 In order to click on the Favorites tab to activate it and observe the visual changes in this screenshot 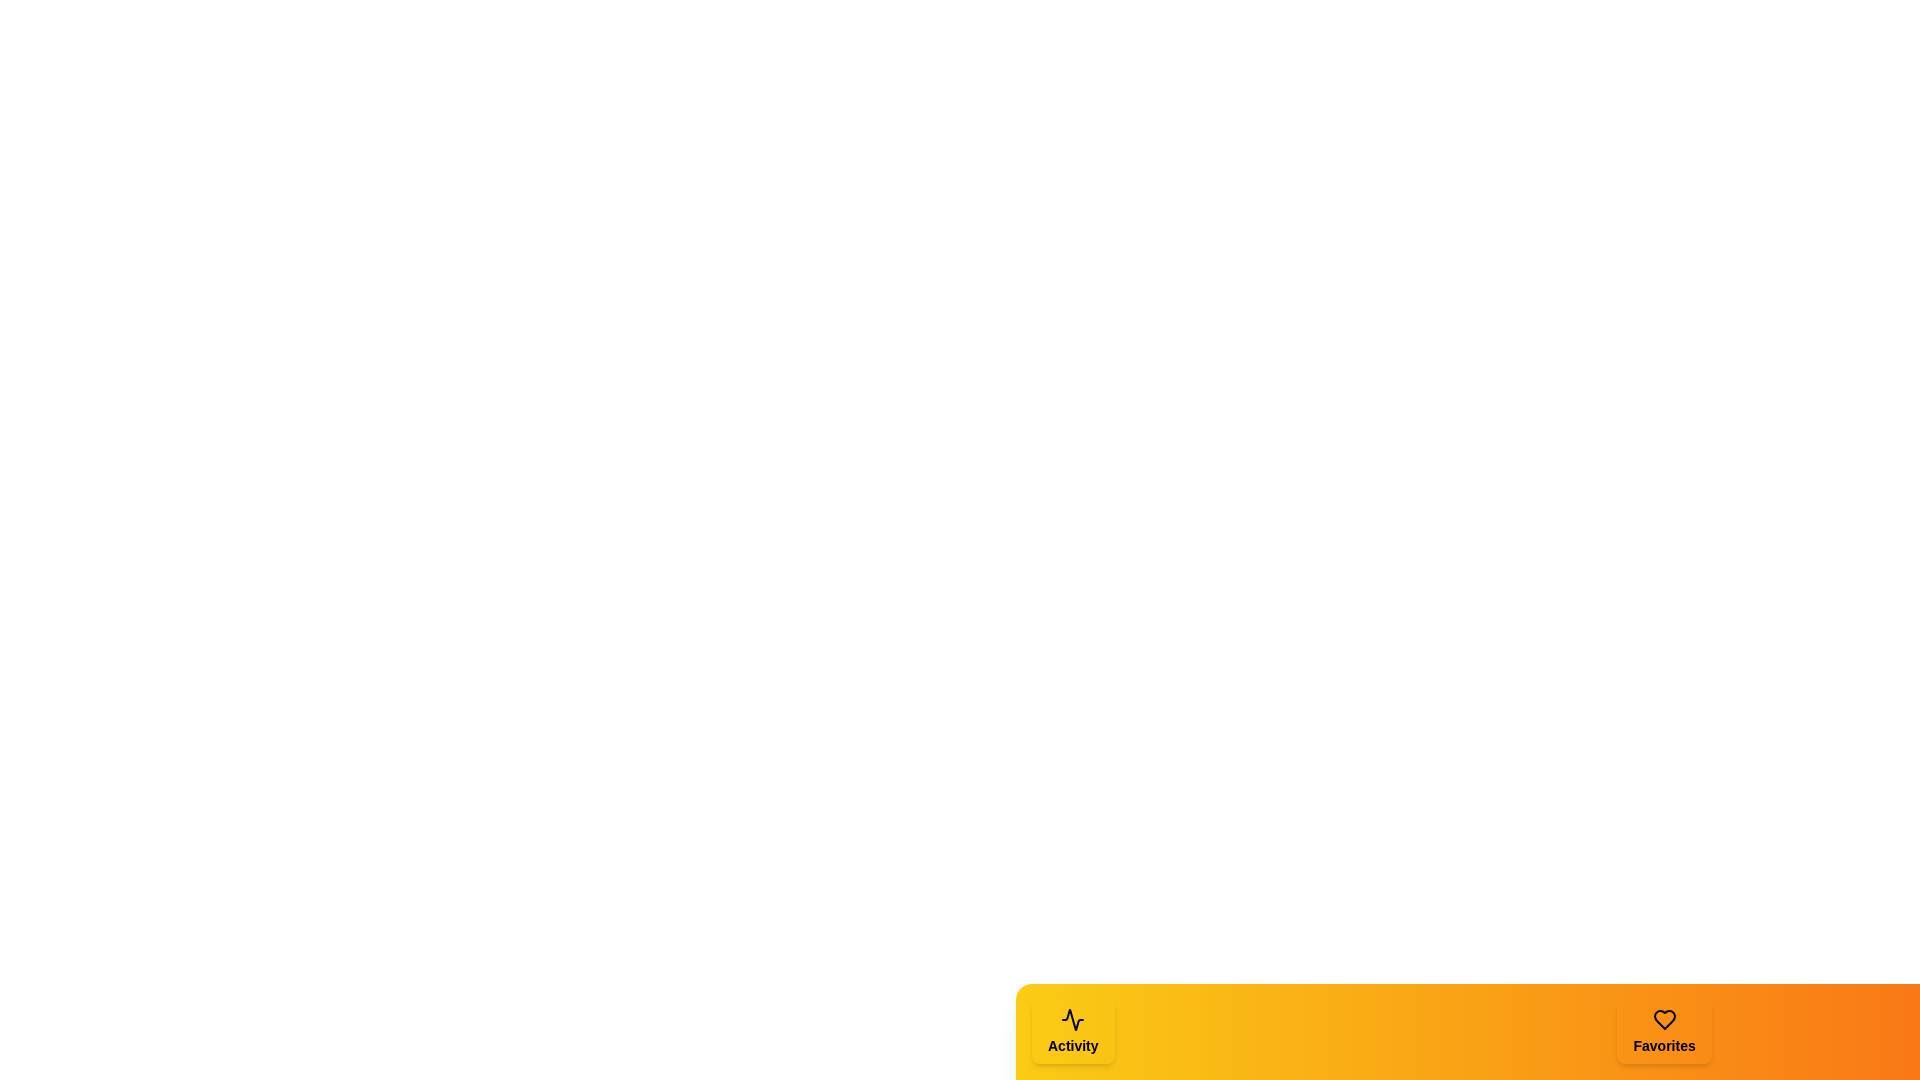, I will do `click(1664, 1032)`.